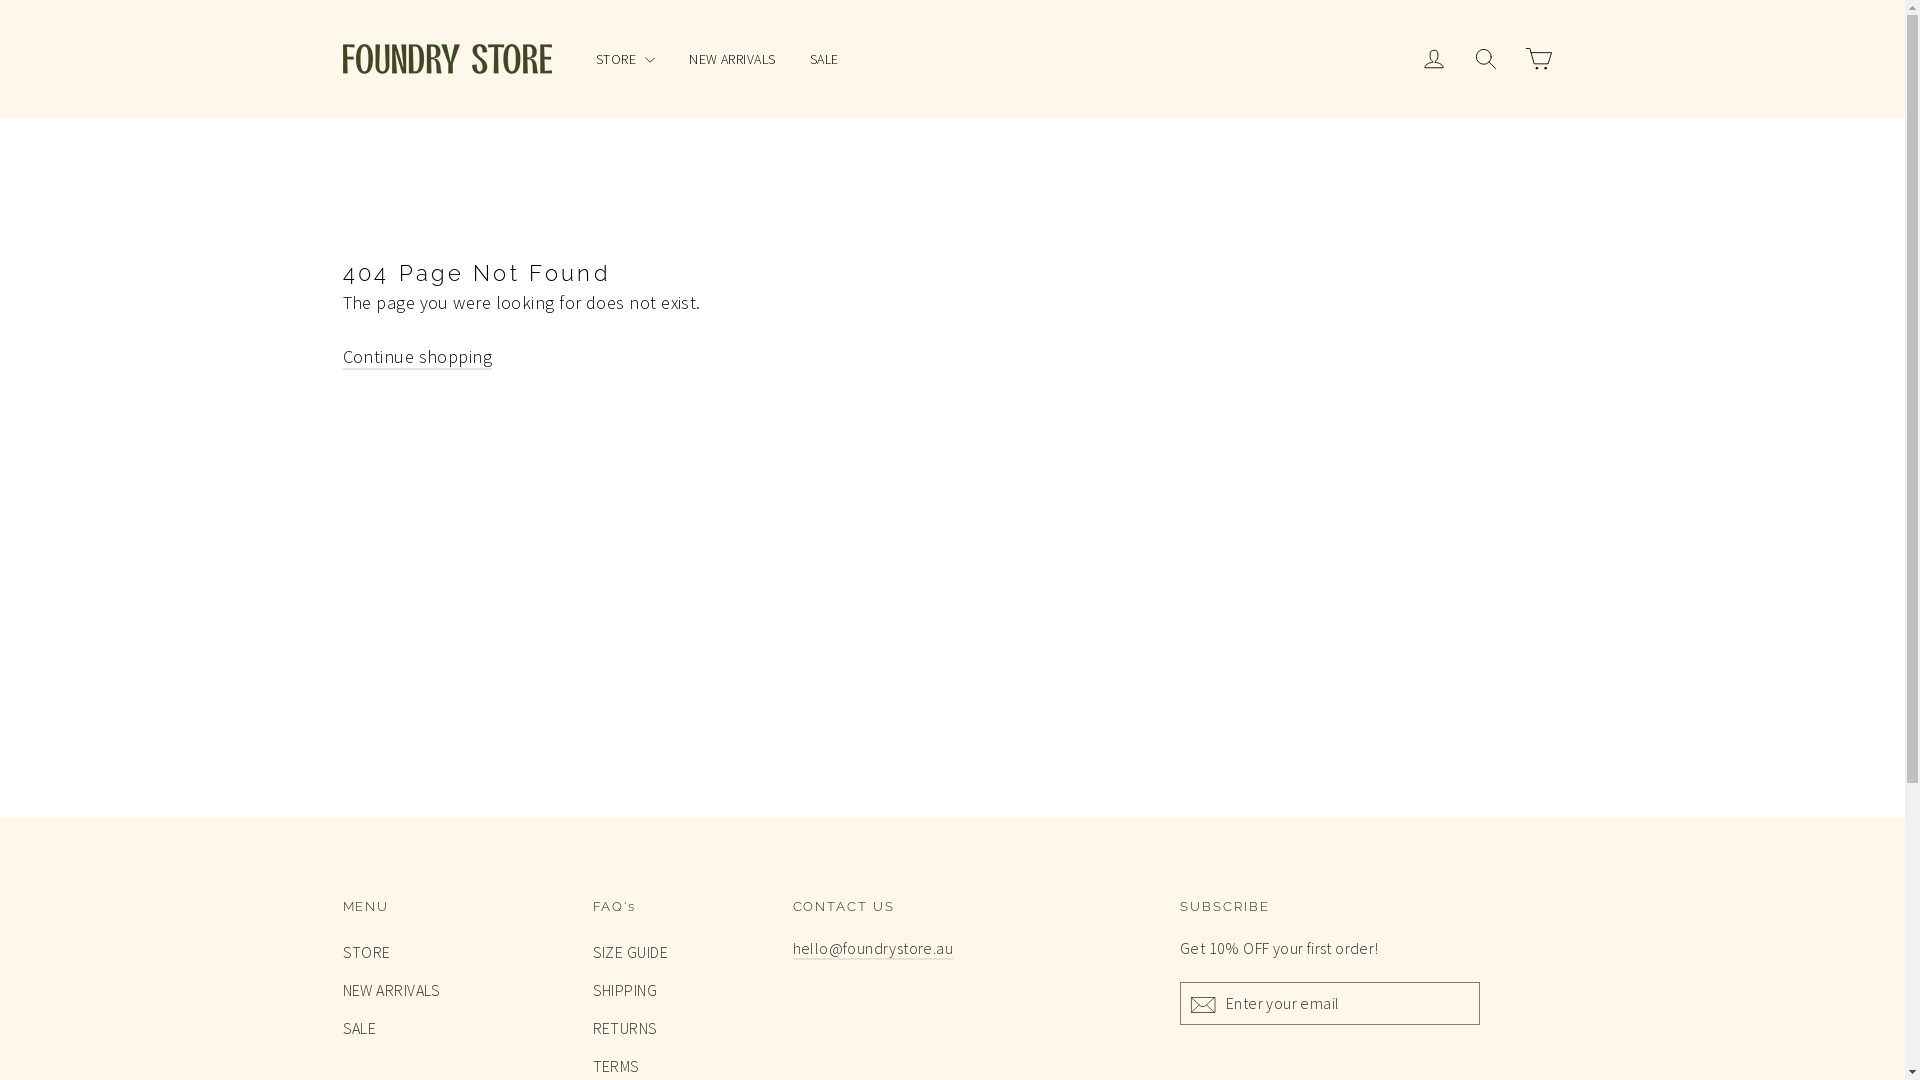 This screenshot has width=1920, height=1080. Describe the element at coordinates (579, 57) in the screenshot. I see `'STORE'` at that location.